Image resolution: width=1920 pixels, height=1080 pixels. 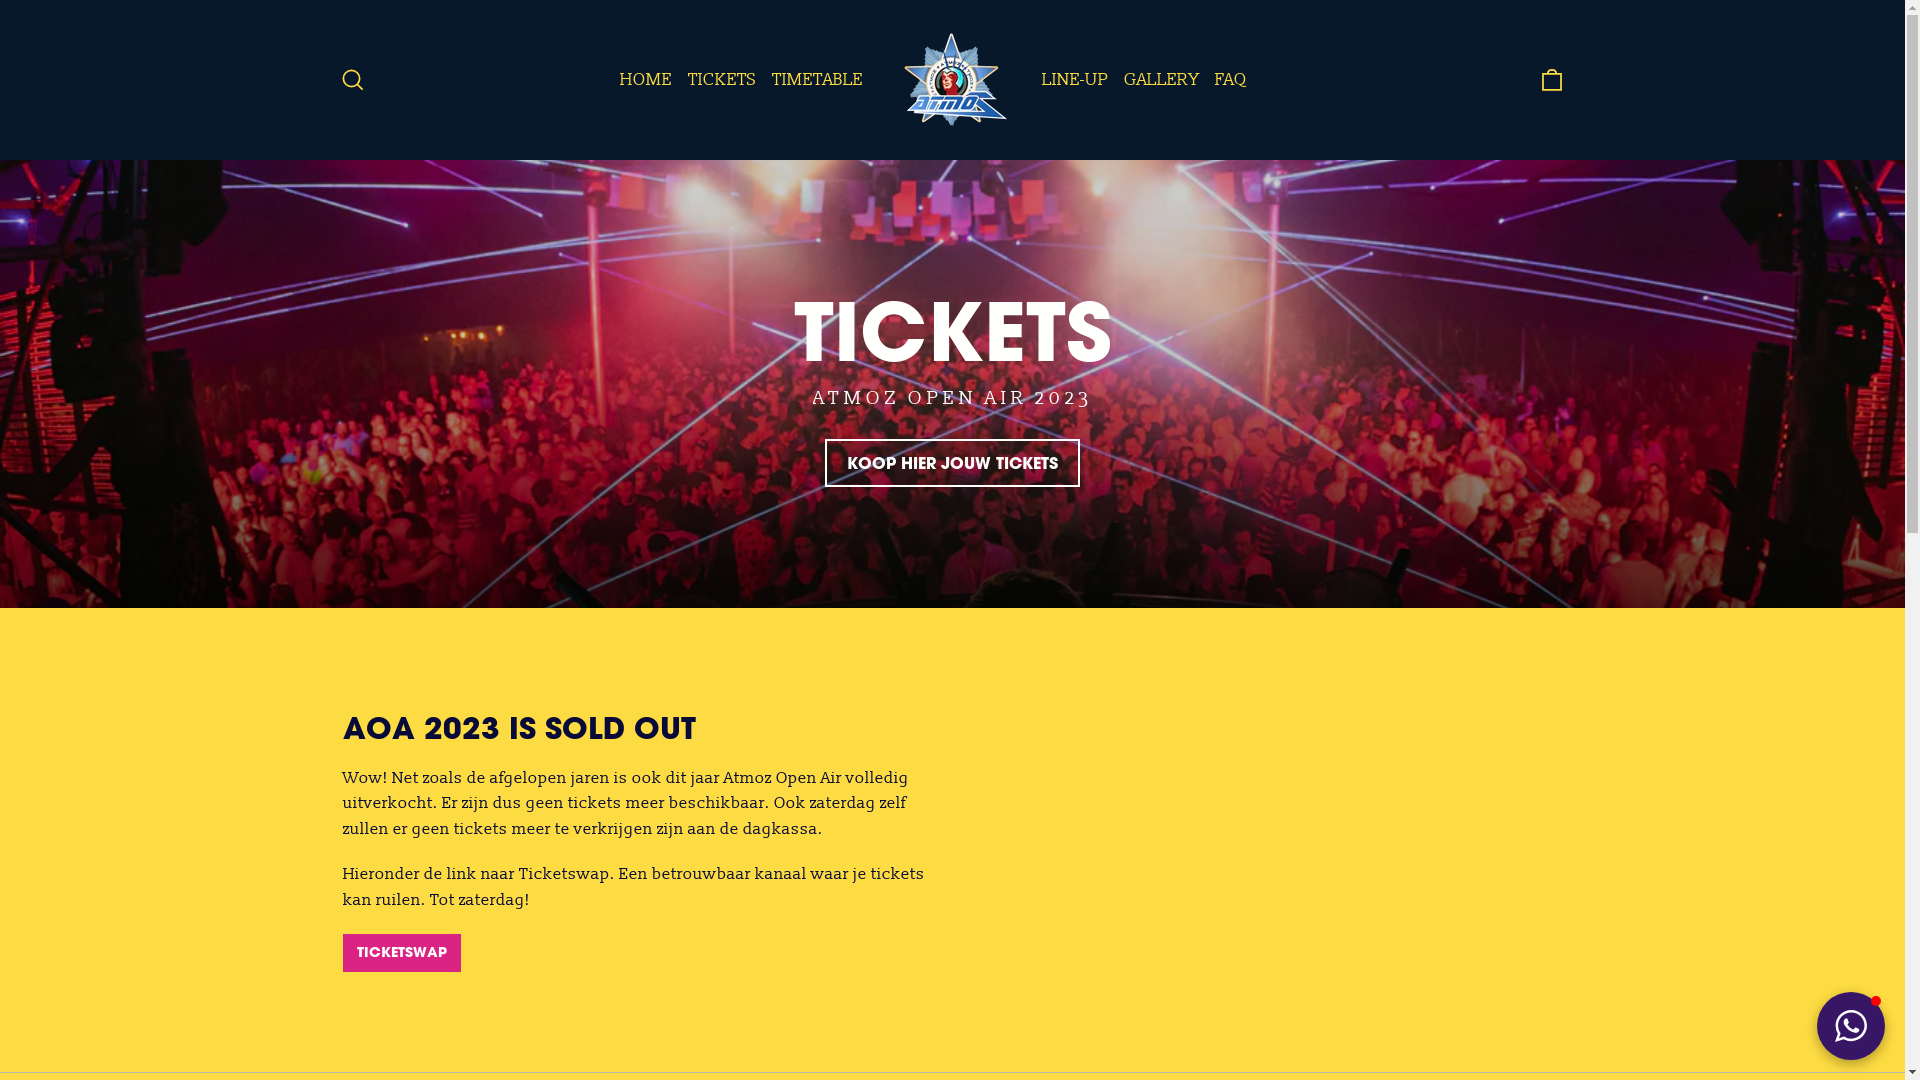 What do you see at coordinates (400, 951) in the screenshot?
I see `'TICKETSWAP'` at bounding box center [400, 951].